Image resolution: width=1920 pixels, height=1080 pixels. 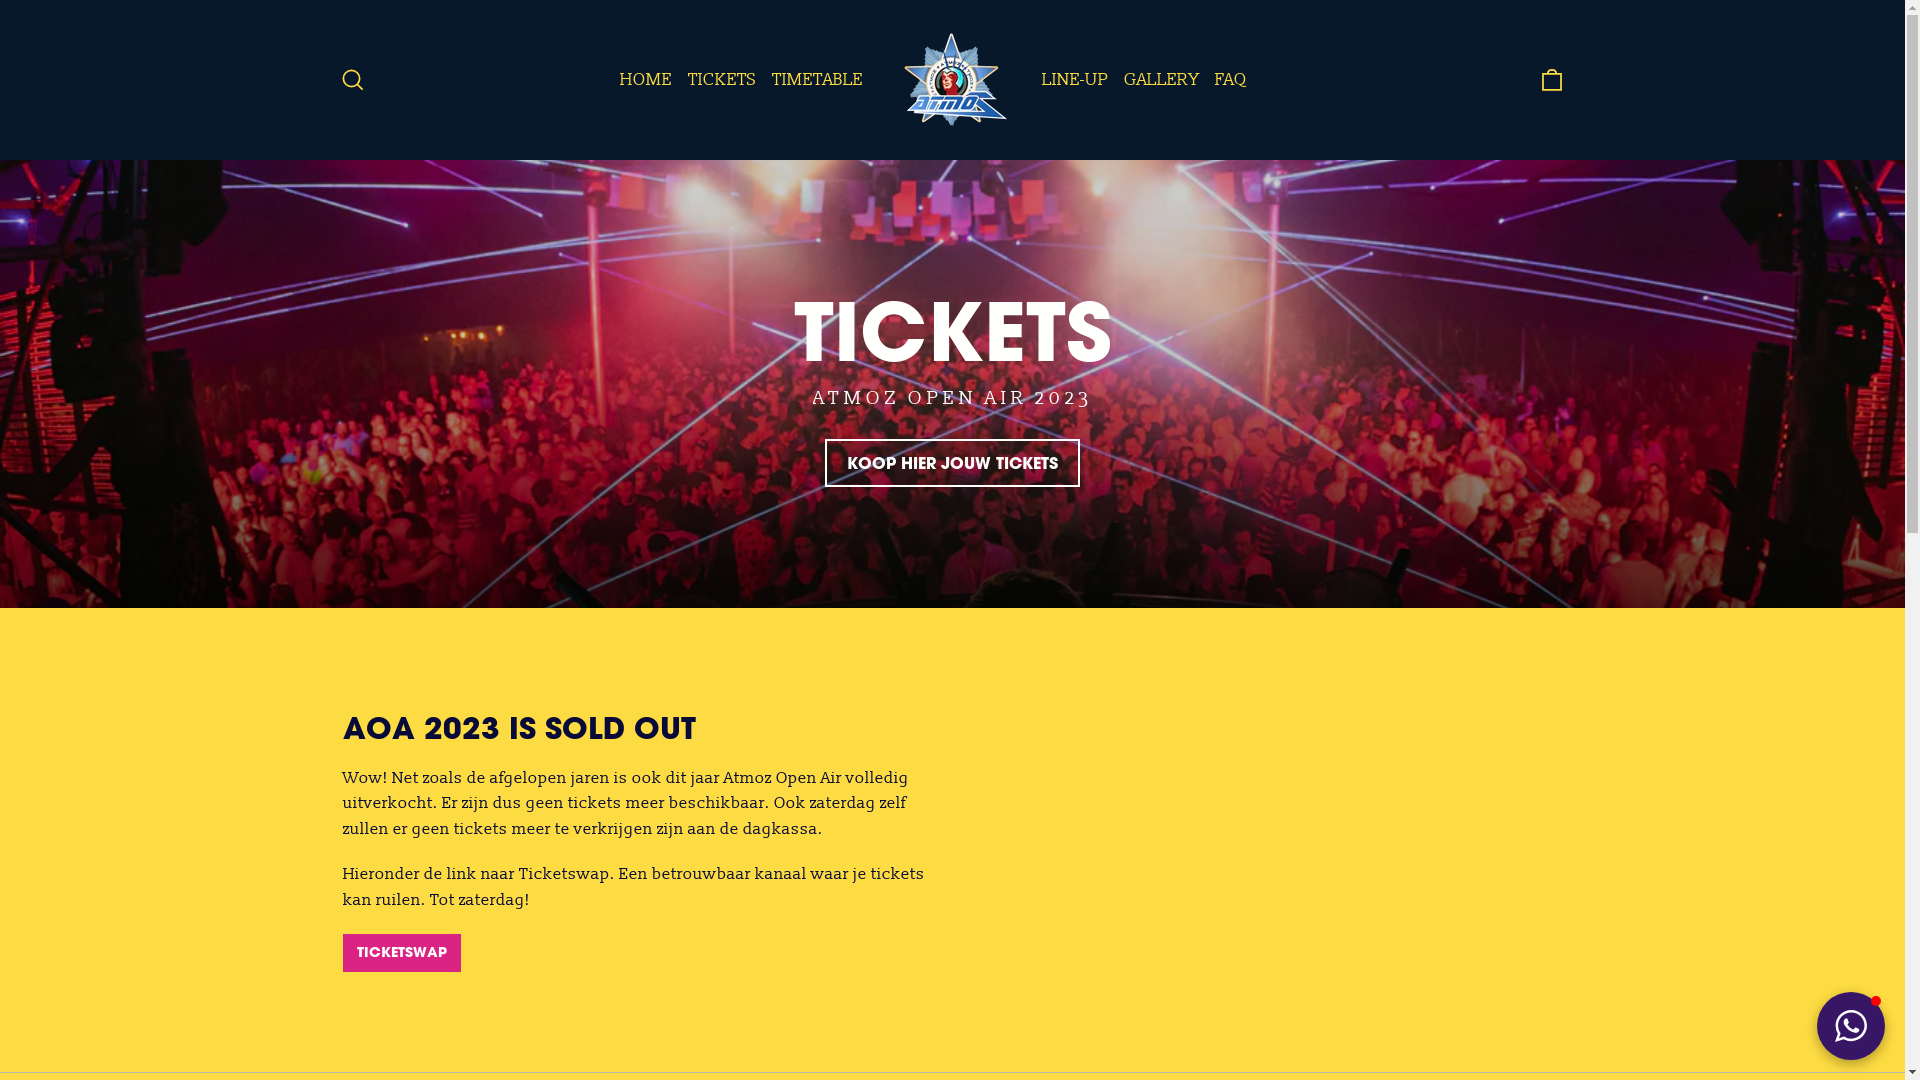 What do you see at coordinates (400, 951) in the screenshot?
I see `'TICKETSWAP'` at bounding box center [400, 951].